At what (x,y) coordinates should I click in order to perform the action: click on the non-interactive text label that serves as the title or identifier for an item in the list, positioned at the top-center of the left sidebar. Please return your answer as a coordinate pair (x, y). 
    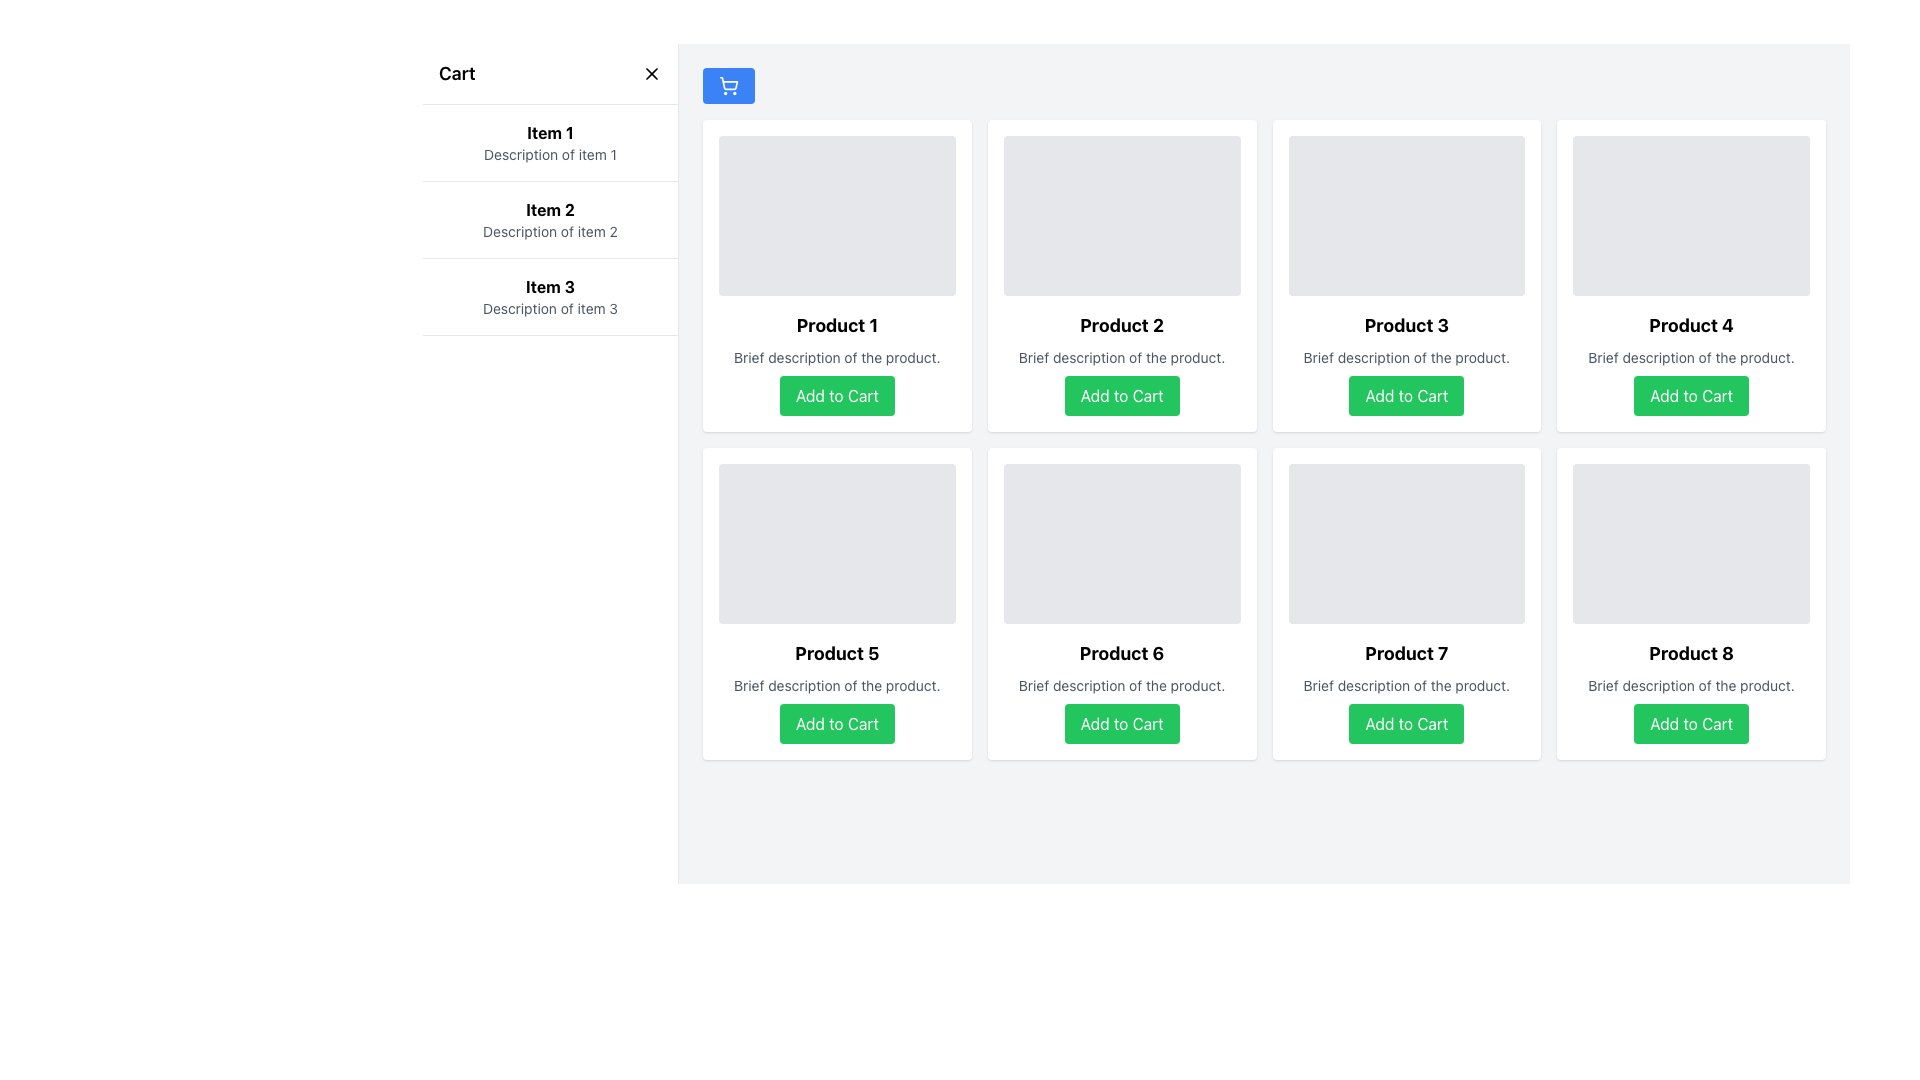
    Looking at the image, I should click on (550, 209).